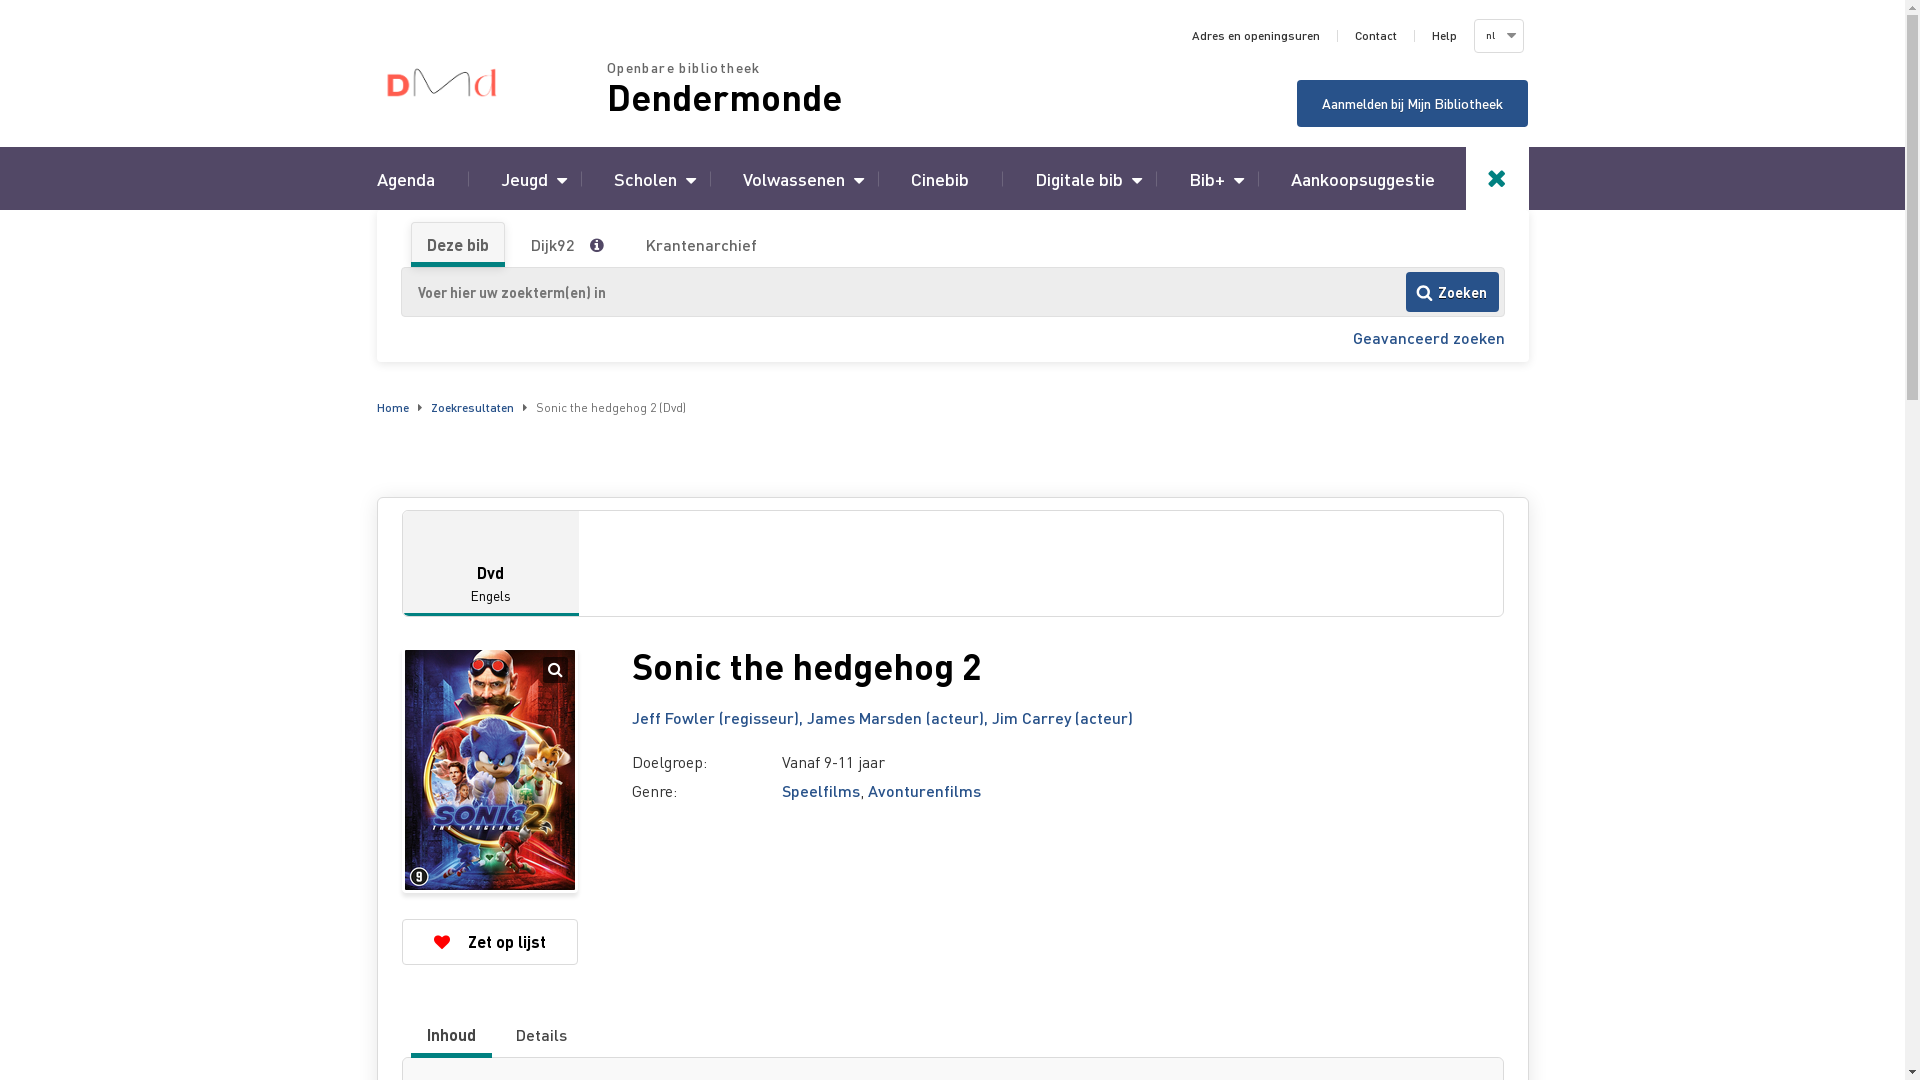  What do you see at coordinates (392, 406) in the screenshot?
I see `'Home'` at bounding box center [392, 406].